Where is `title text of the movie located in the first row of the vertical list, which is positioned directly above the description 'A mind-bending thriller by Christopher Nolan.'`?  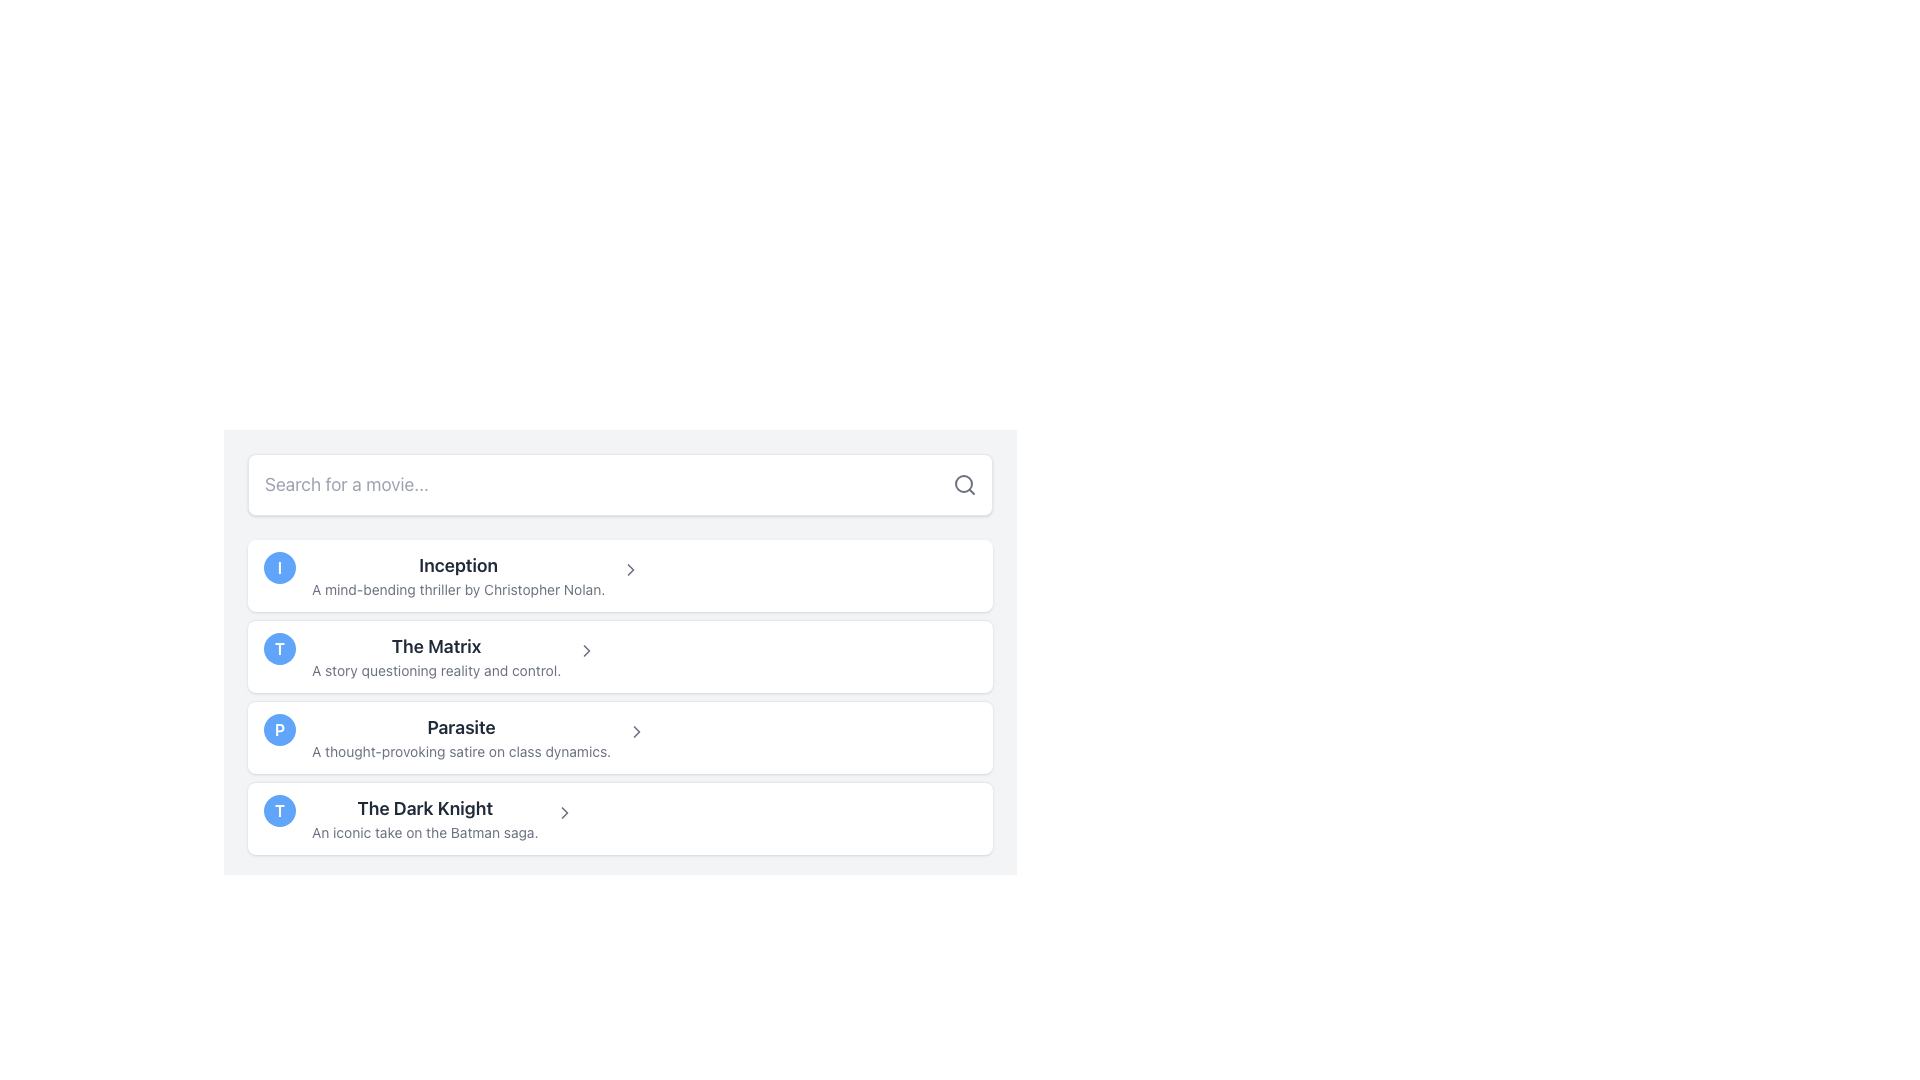 title text of the movie located in the first row of the vertical list, which is positioned directly above the description 'A mind-bending thriller by Christopher Nolan.' is located at coordinates (457, 566).